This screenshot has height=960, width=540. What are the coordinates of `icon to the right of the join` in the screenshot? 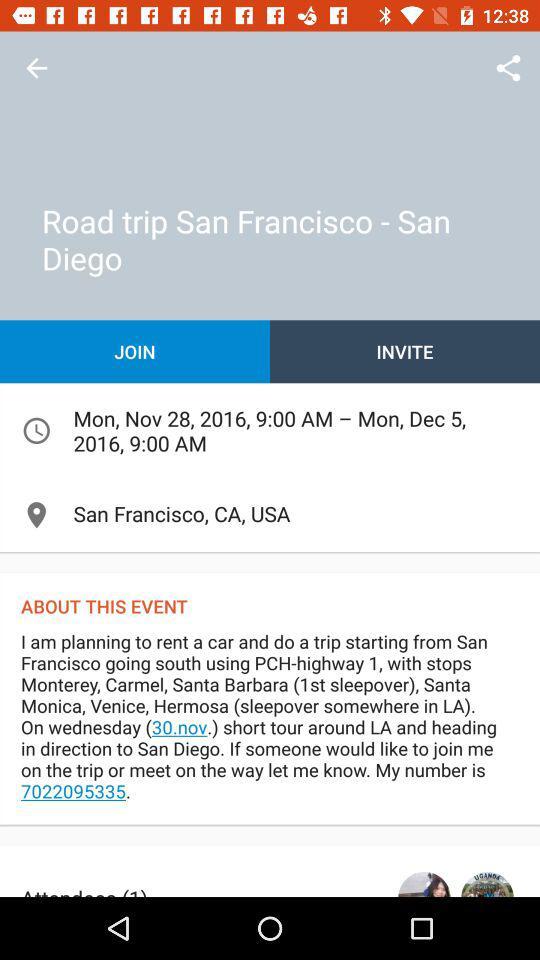 It's located at (405, 351).